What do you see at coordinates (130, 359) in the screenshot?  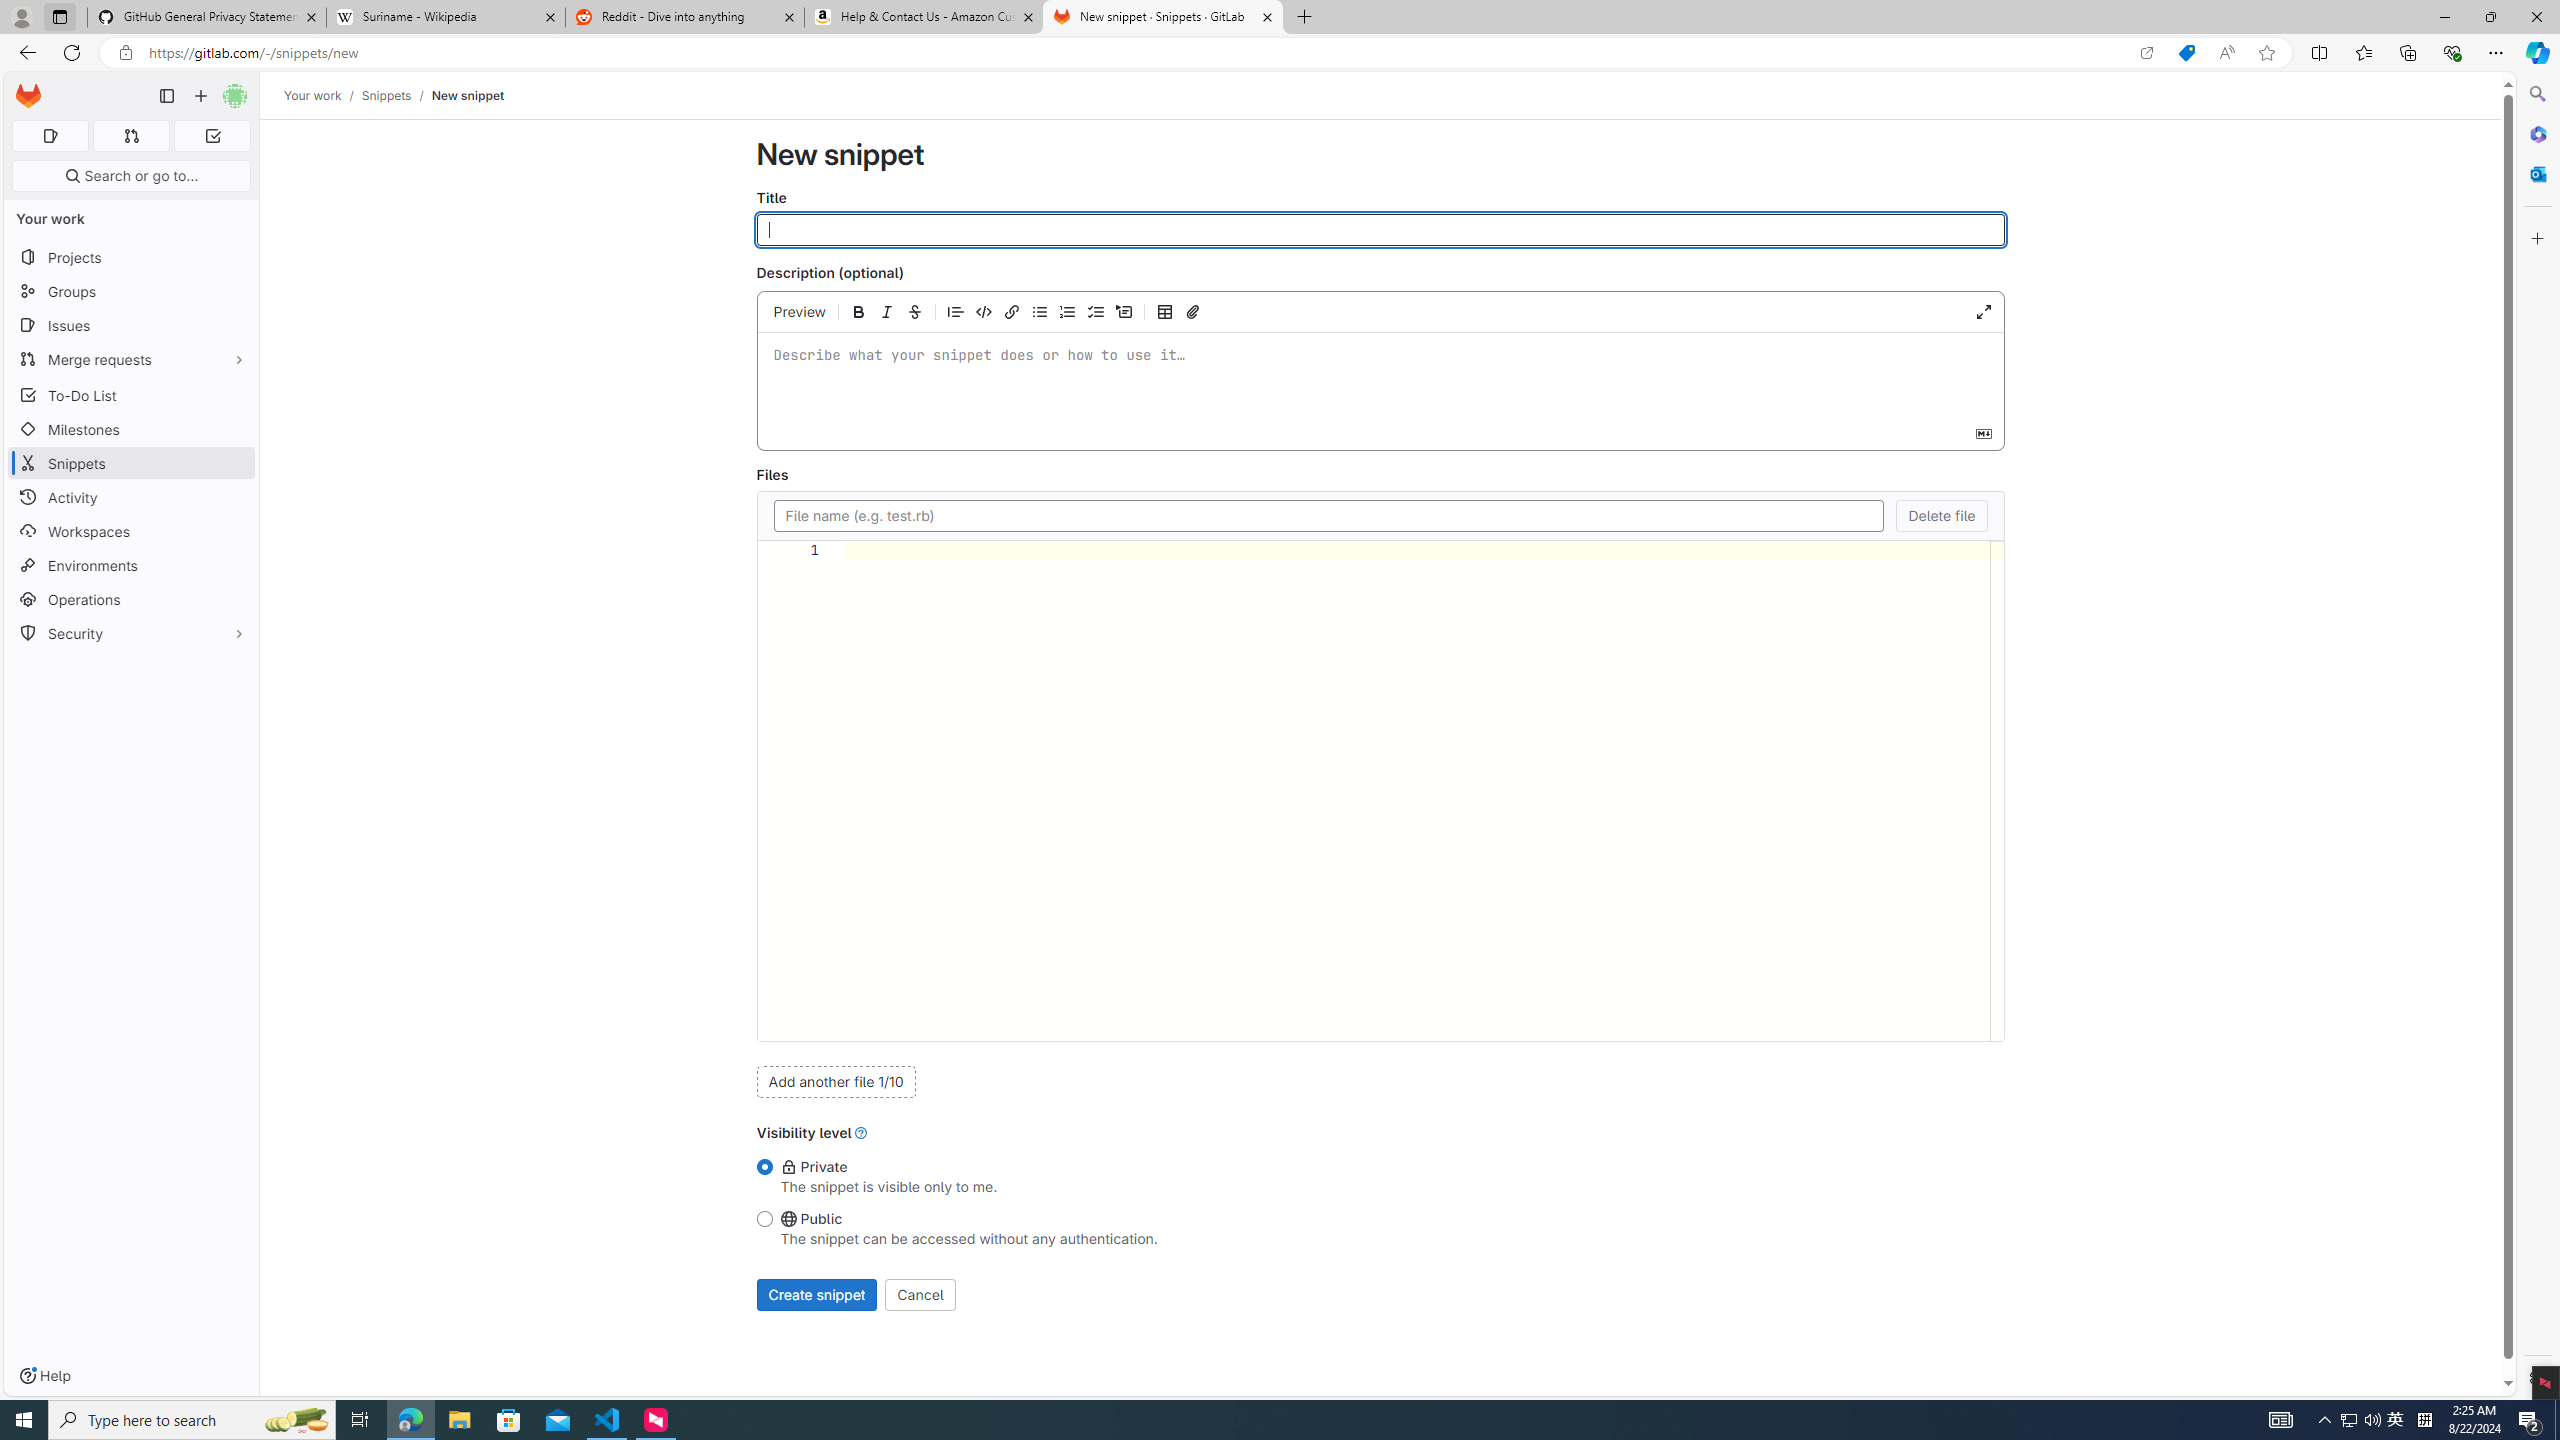 I see `'Merge requests'` at bounding box center [130, 359].